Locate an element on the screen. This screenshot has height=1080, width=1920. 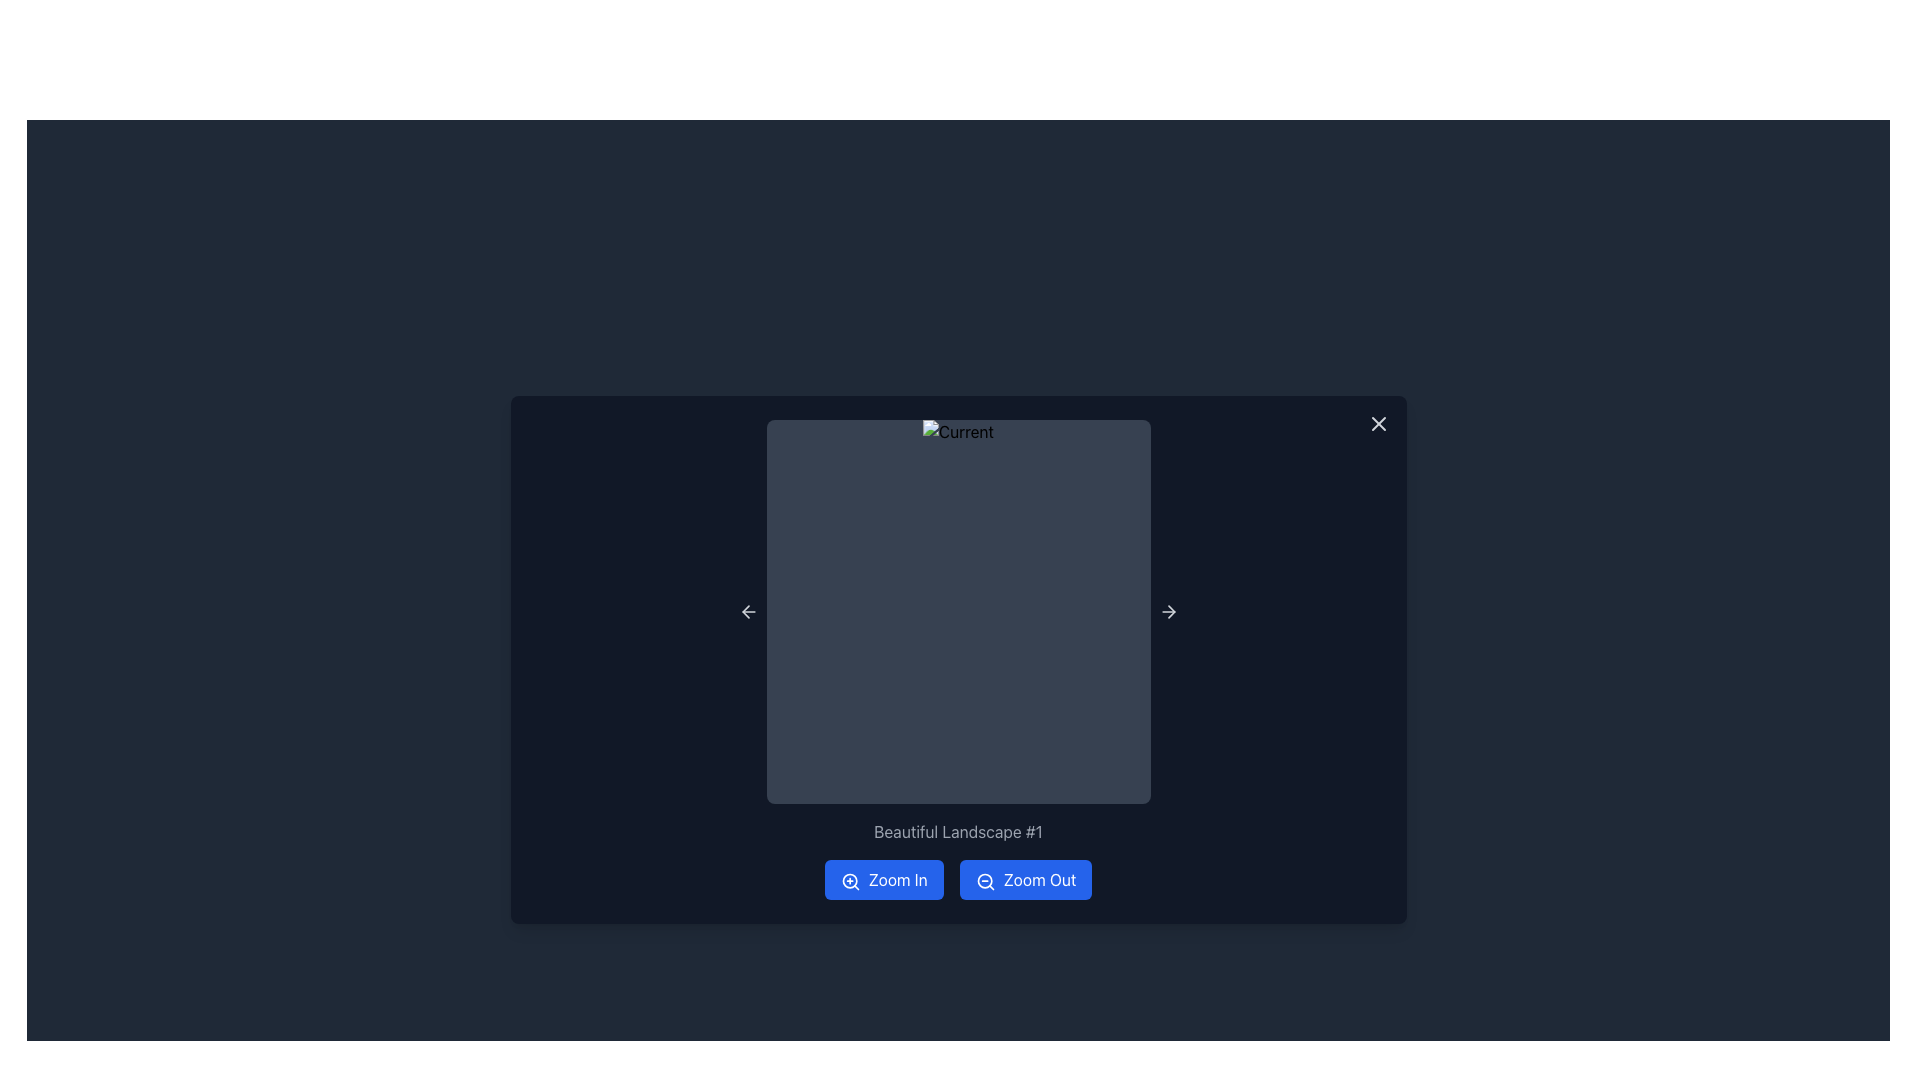
the decorative icon within the 'Zoom Out' button located at the bottom-right corner of the modal window is located at coordinates (984, 879).